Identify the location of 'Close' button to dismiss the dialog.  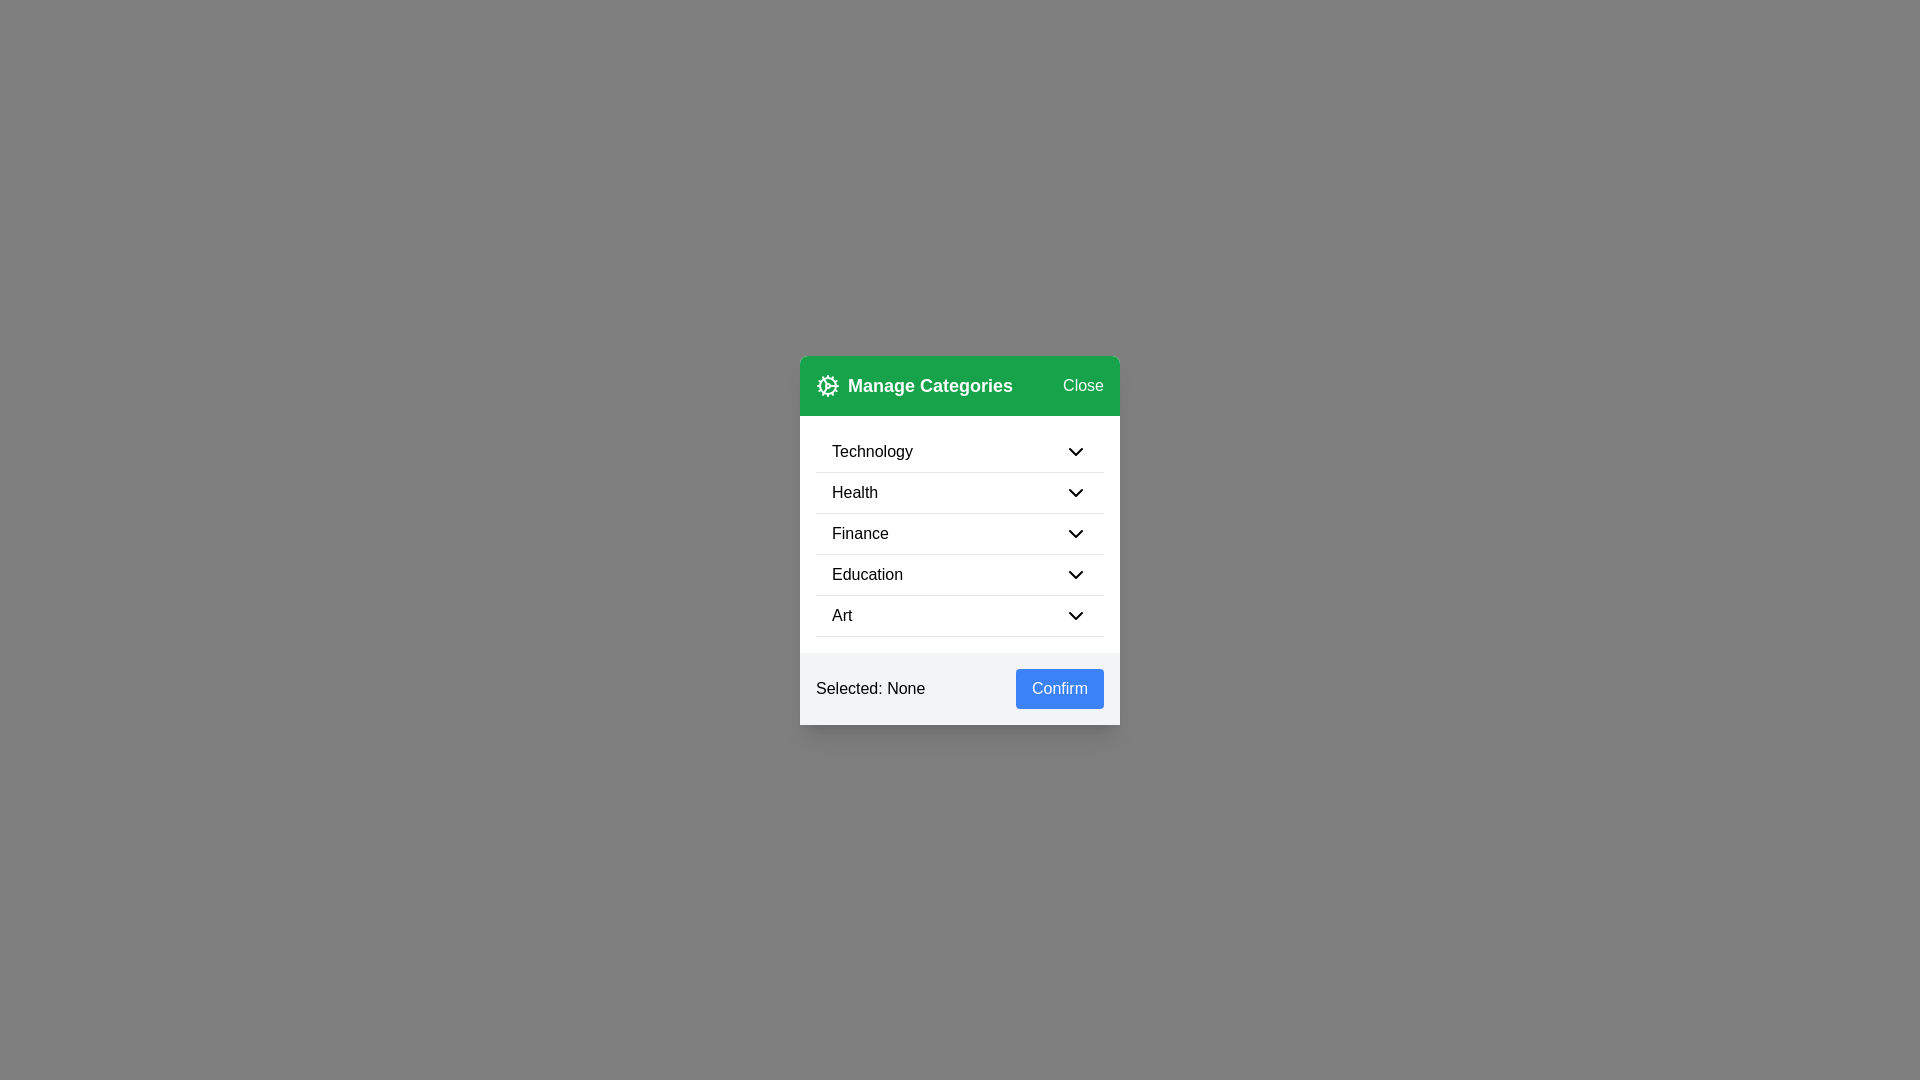
(1082, 385).